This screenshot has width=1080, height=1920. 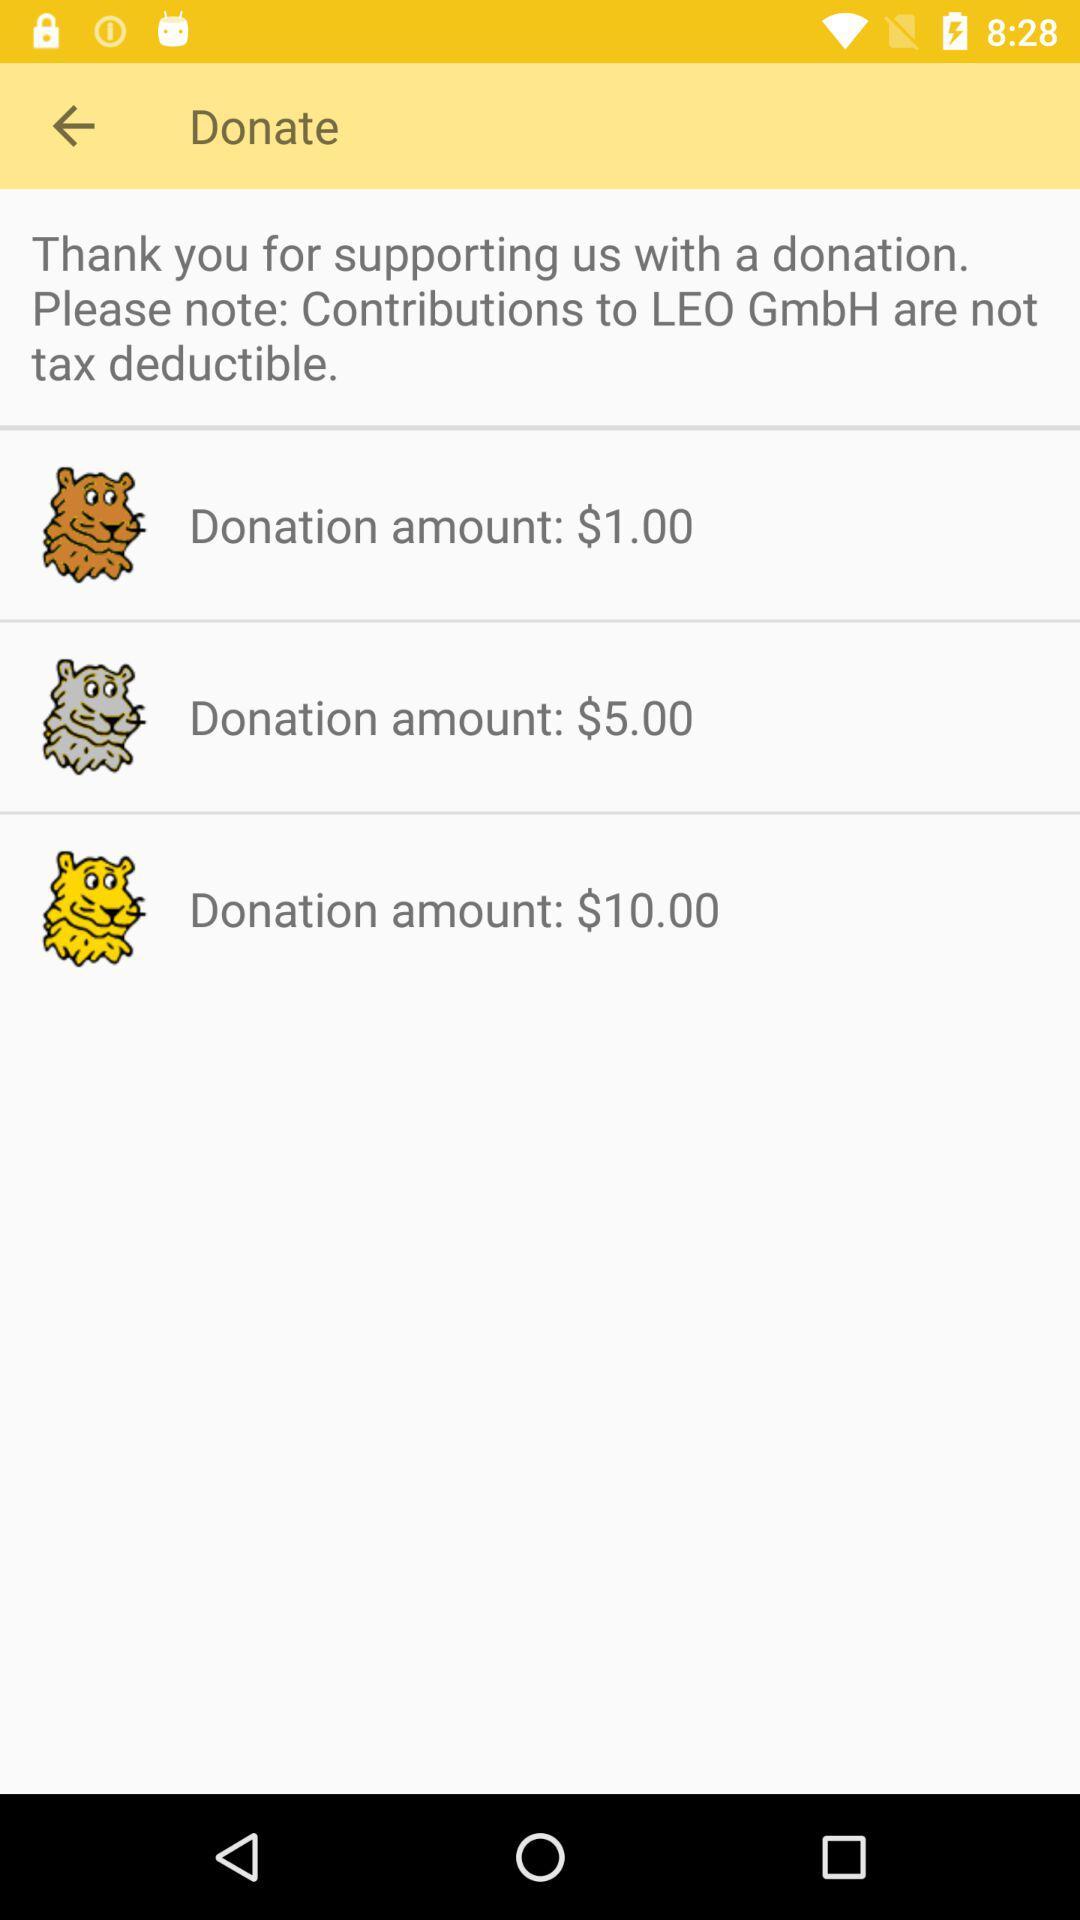 I want to click on item to the left of donate, so click(x=72, y=124).